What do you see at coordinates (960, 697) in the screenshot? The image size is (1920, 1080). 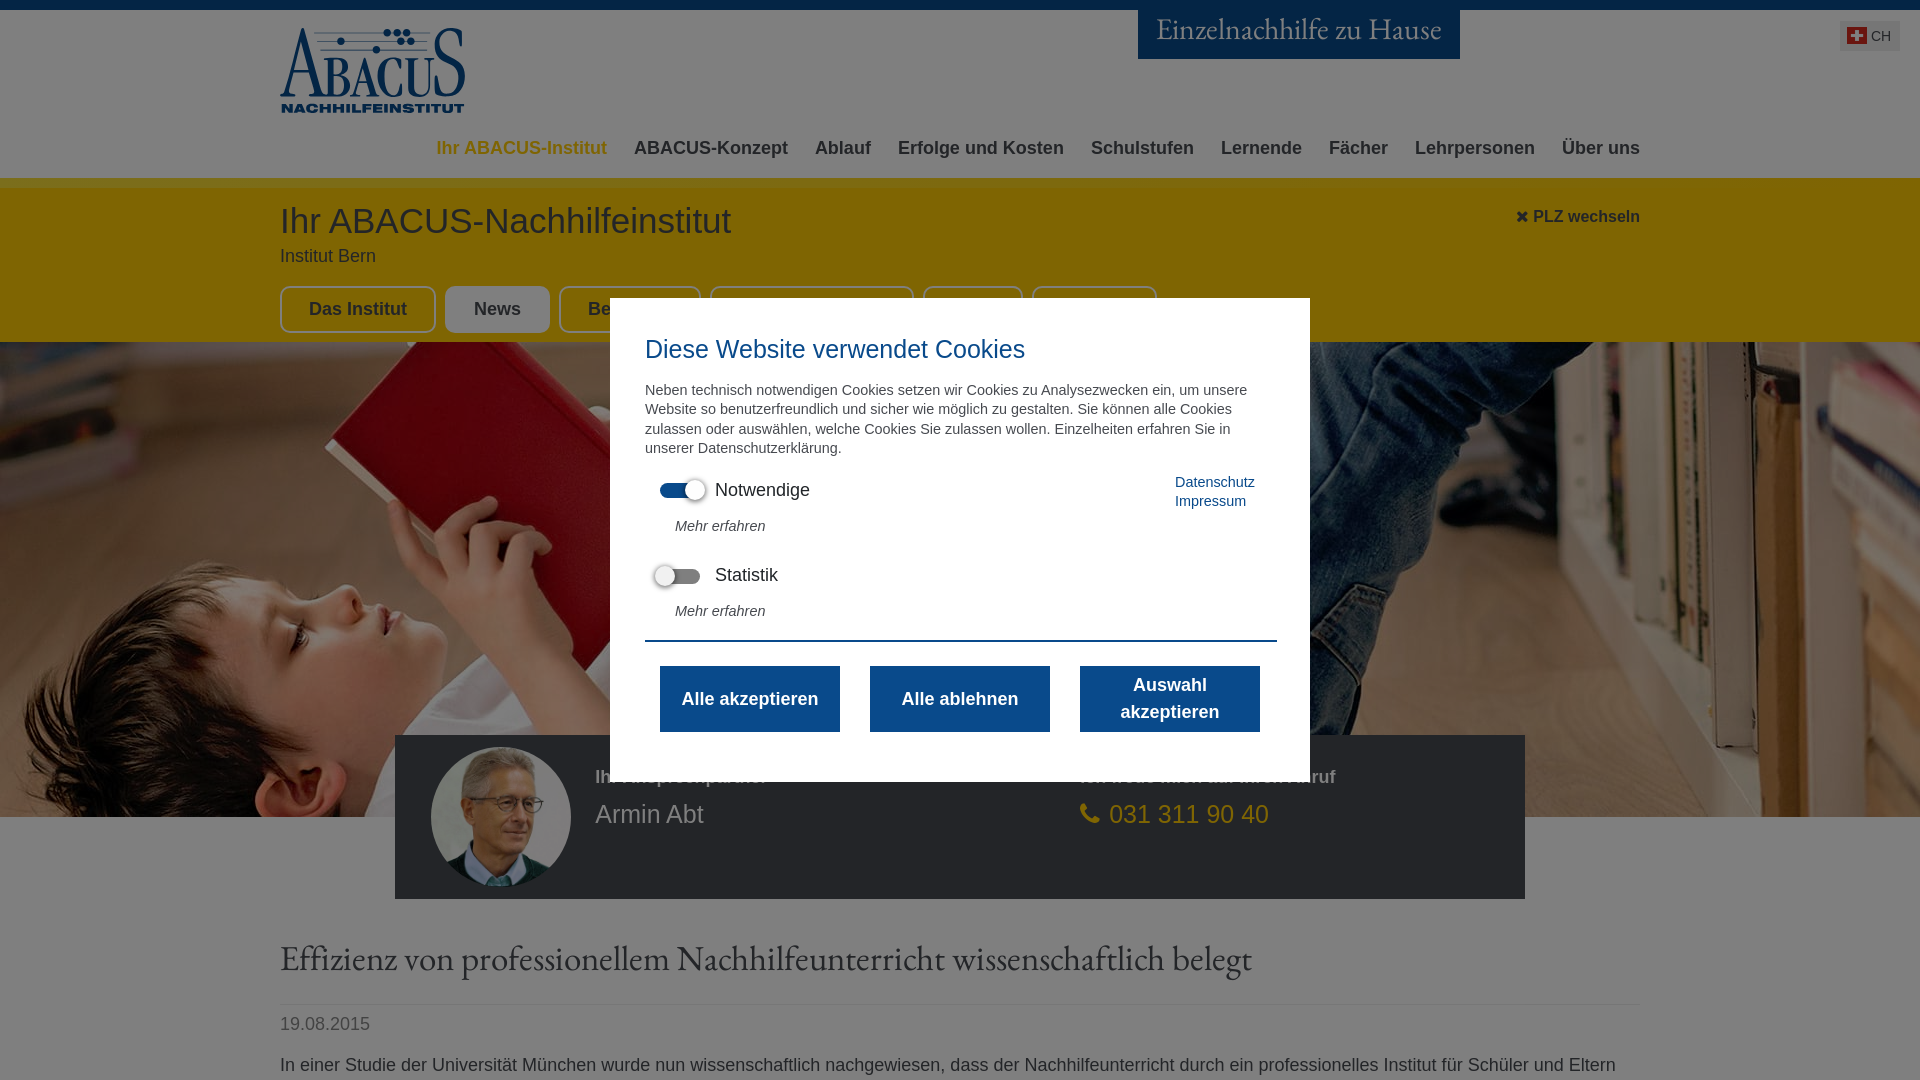 I see `'Alle ablehnen'` at bounding box center [960, 697].